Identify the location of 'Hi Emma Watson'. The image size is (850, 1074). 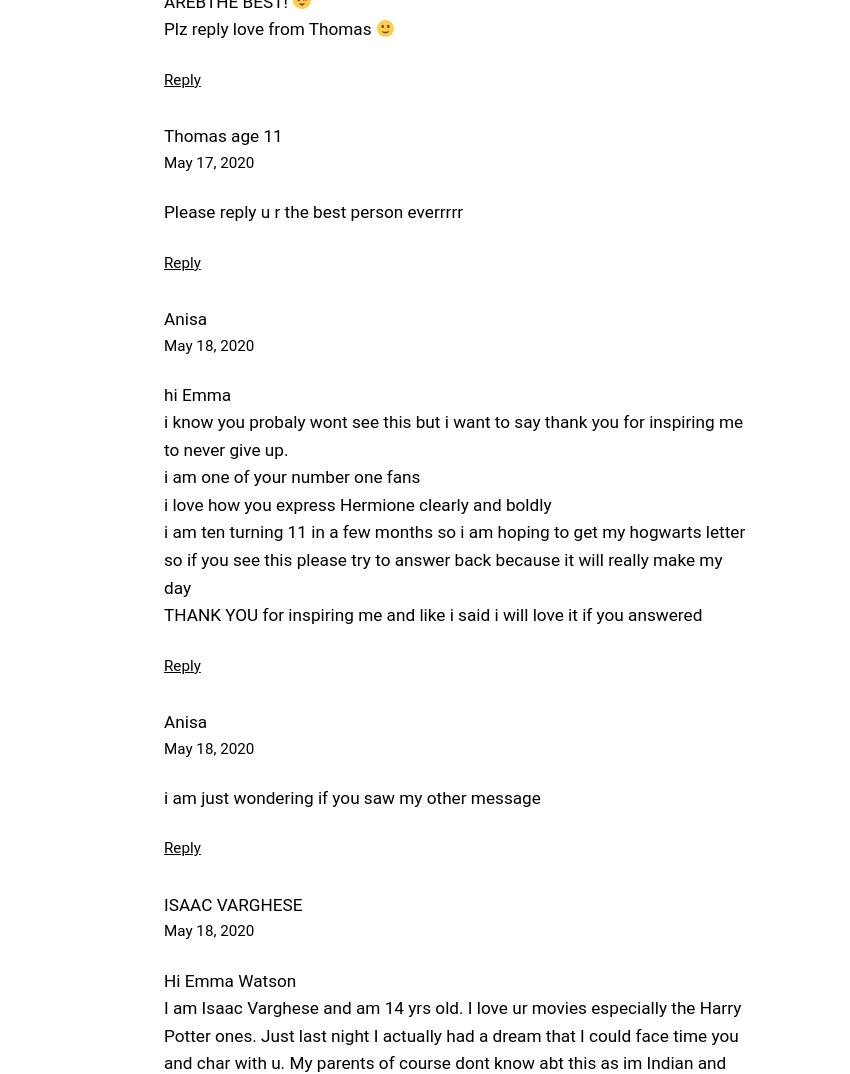
(230, 979).